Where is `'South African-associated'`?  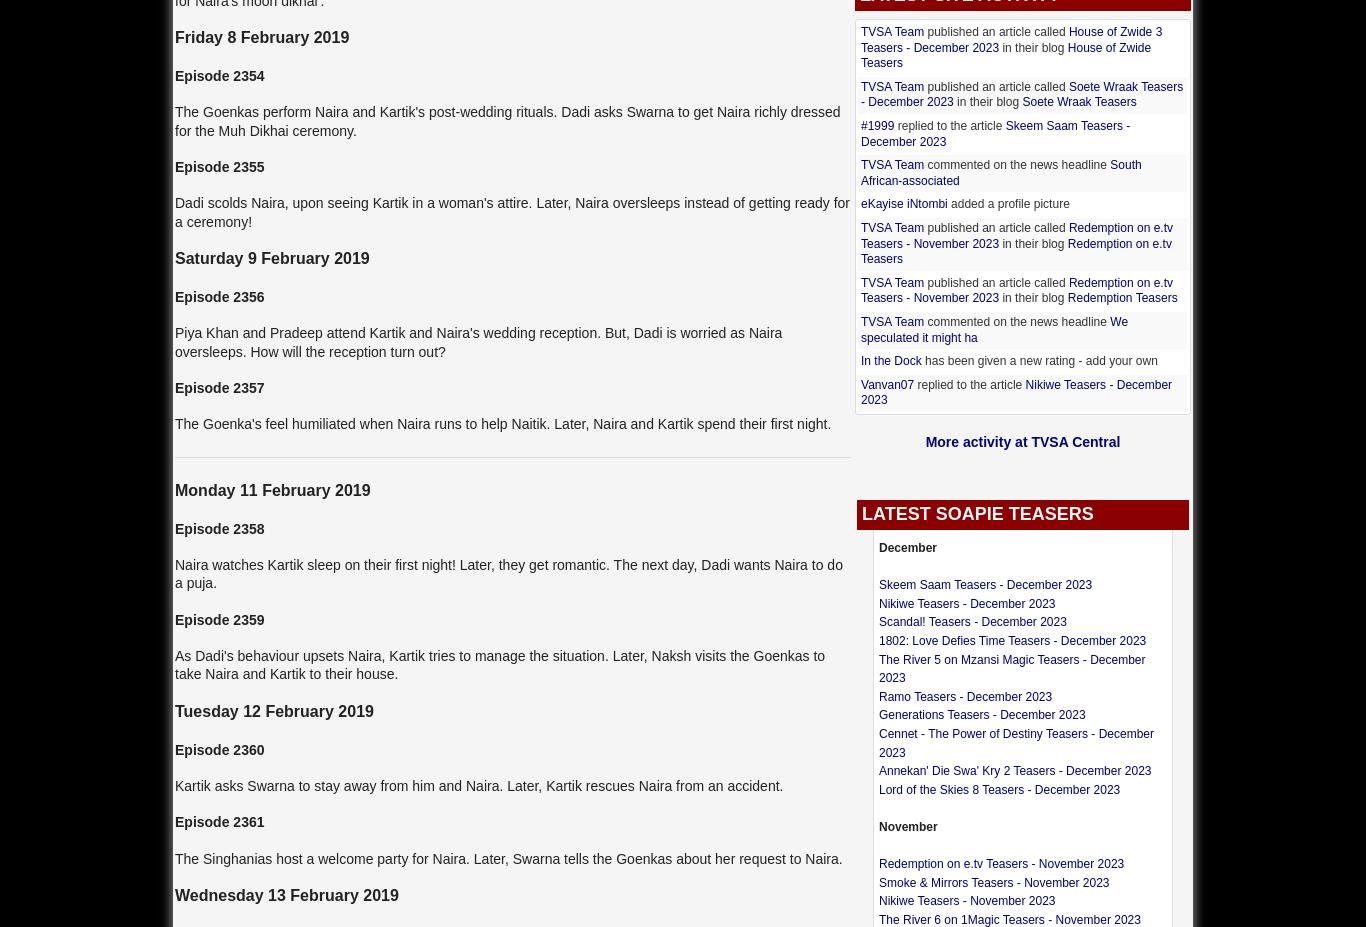
'South African-associated' is located at coordinates (859, 172).